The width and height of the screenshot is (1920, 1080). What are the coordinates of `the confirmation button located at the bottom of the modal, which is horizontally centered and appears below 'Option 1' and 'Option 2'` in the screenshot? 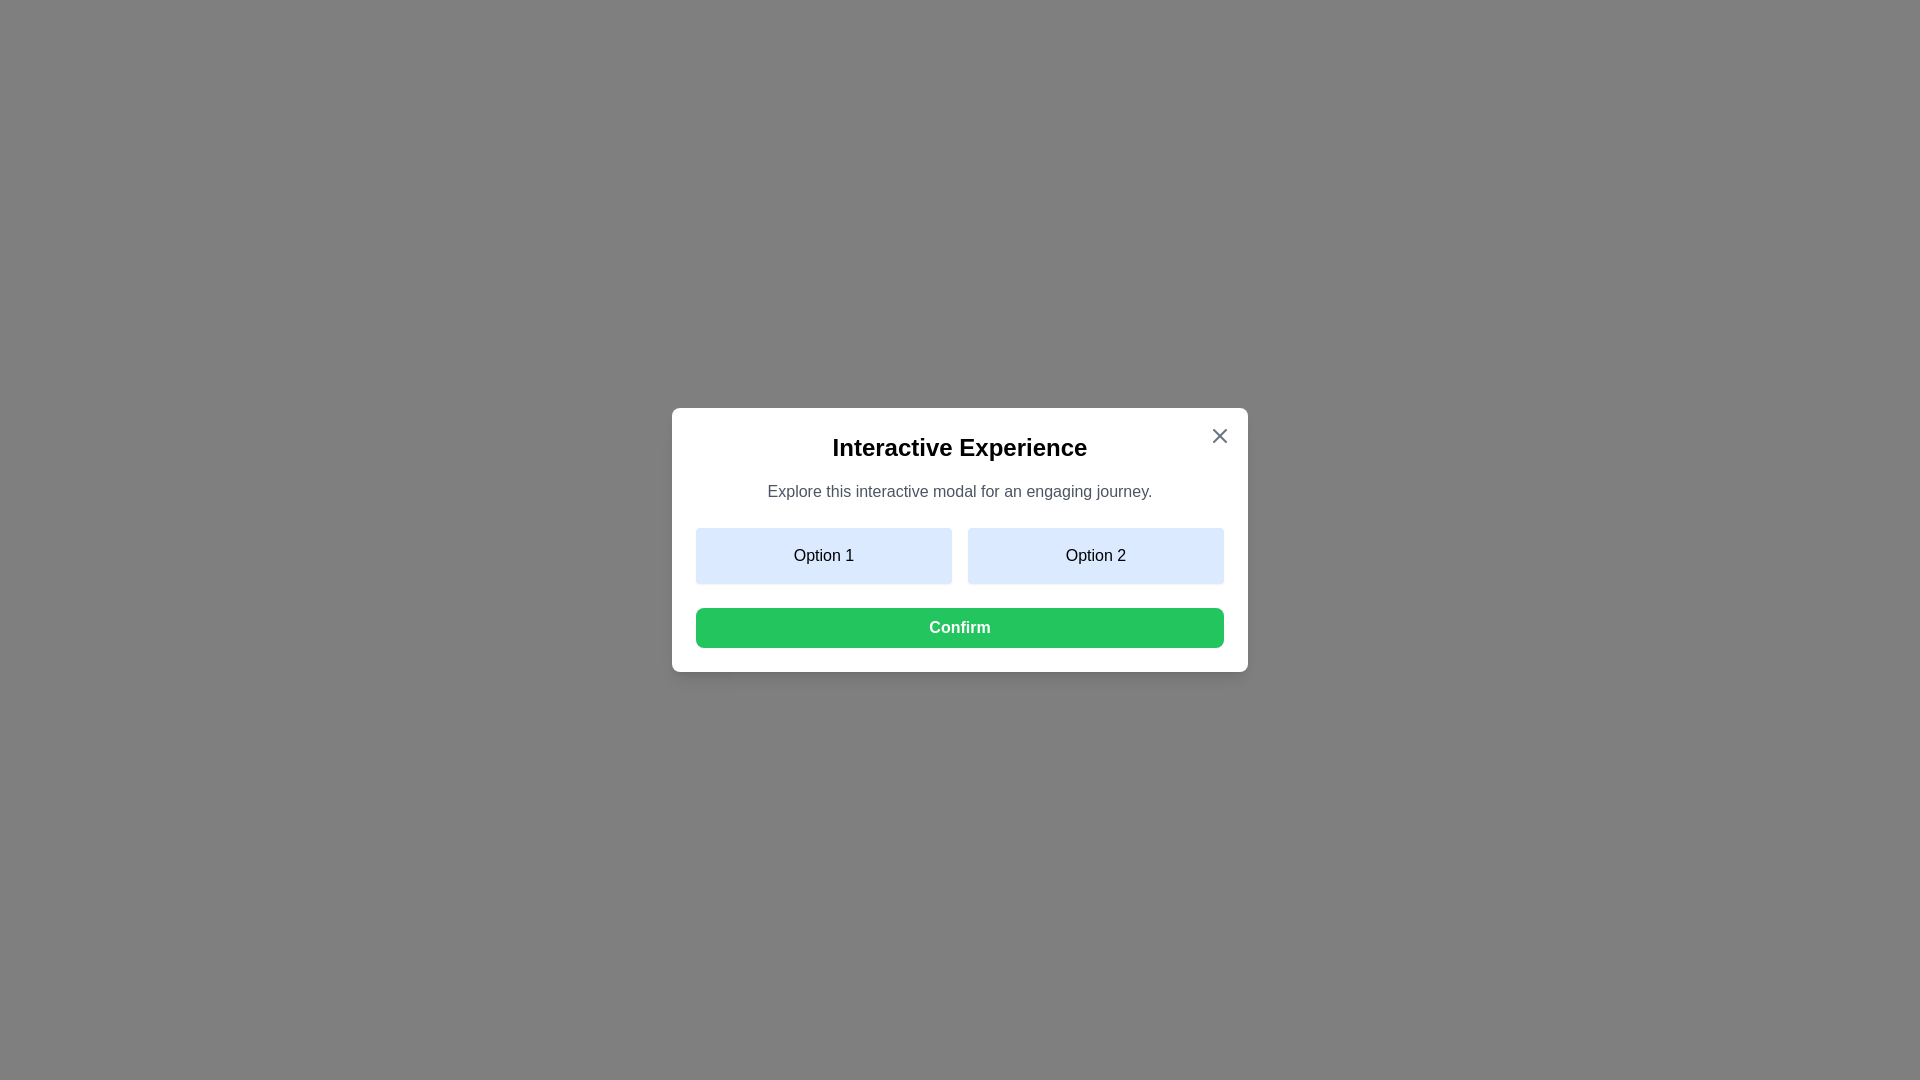 It's located at (960, 627).